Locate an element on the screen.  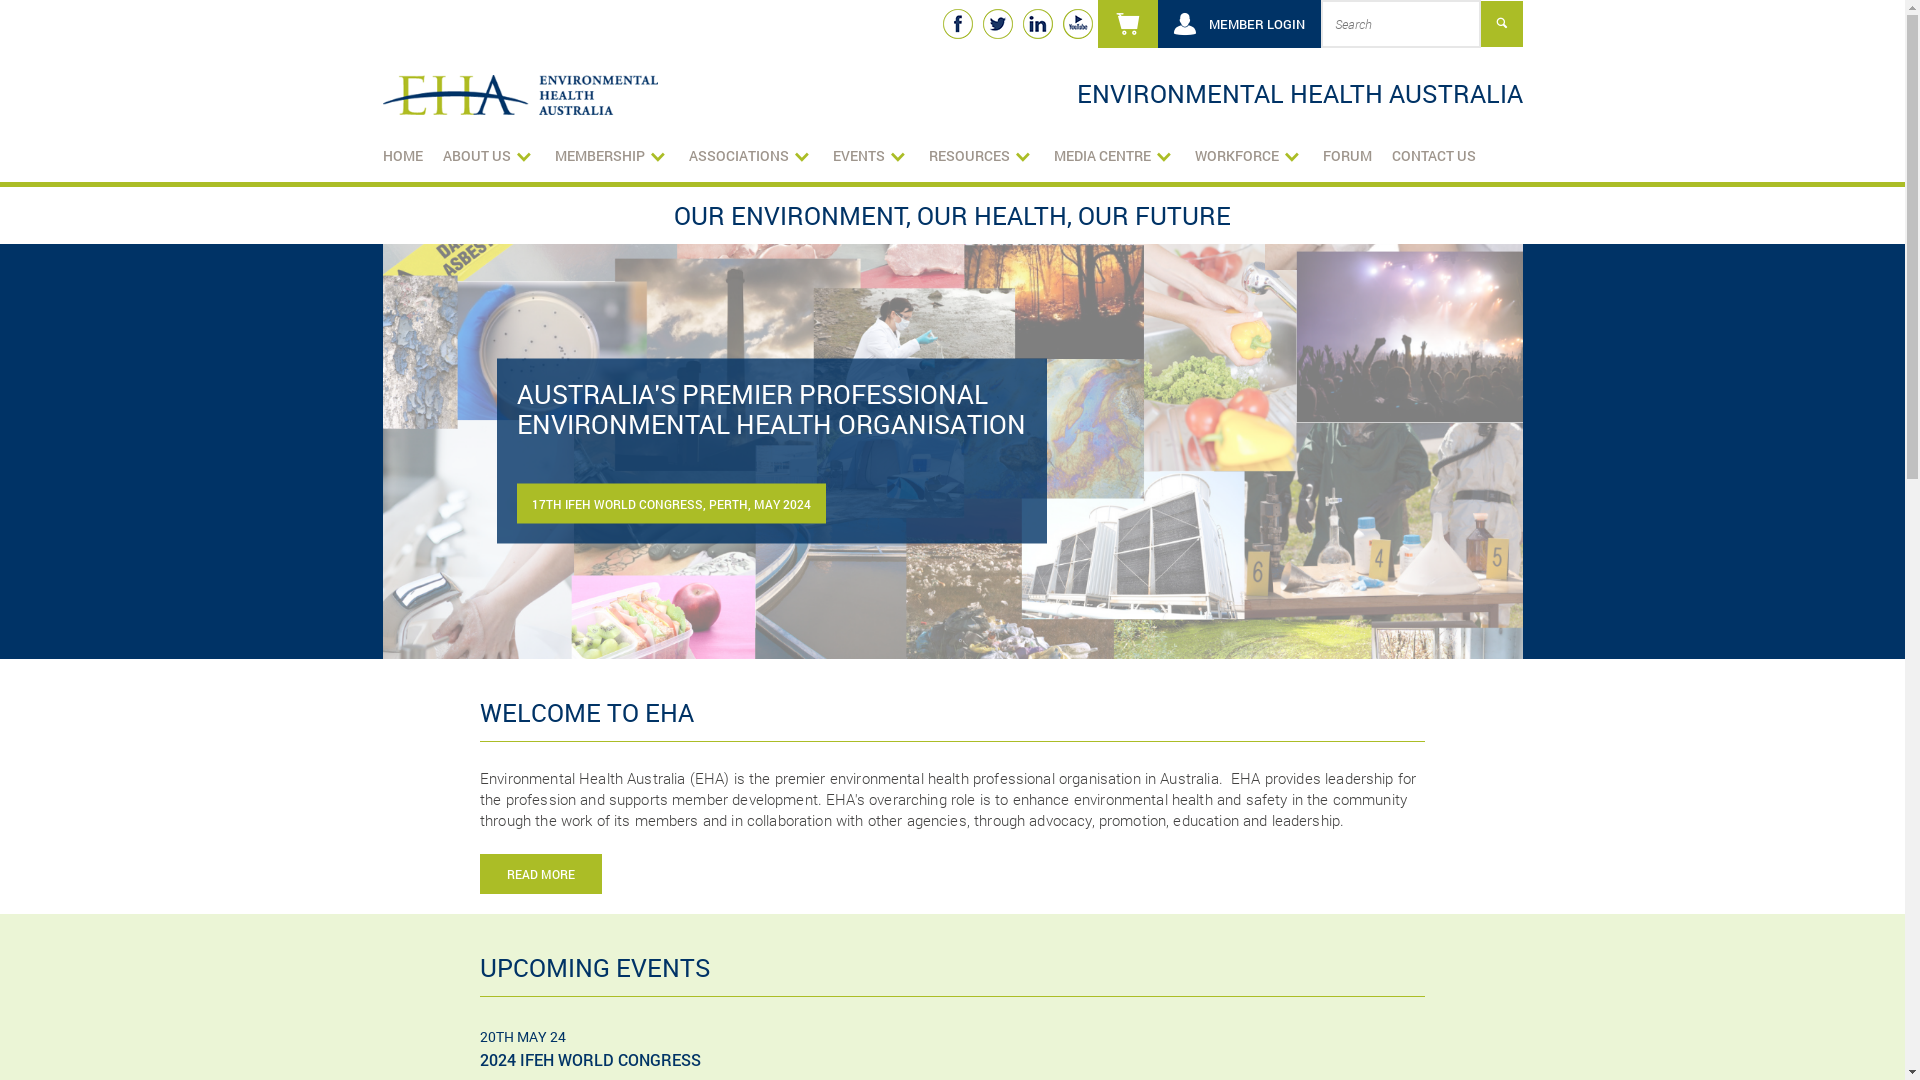
'HOME' is located at coordinates (401, 154).